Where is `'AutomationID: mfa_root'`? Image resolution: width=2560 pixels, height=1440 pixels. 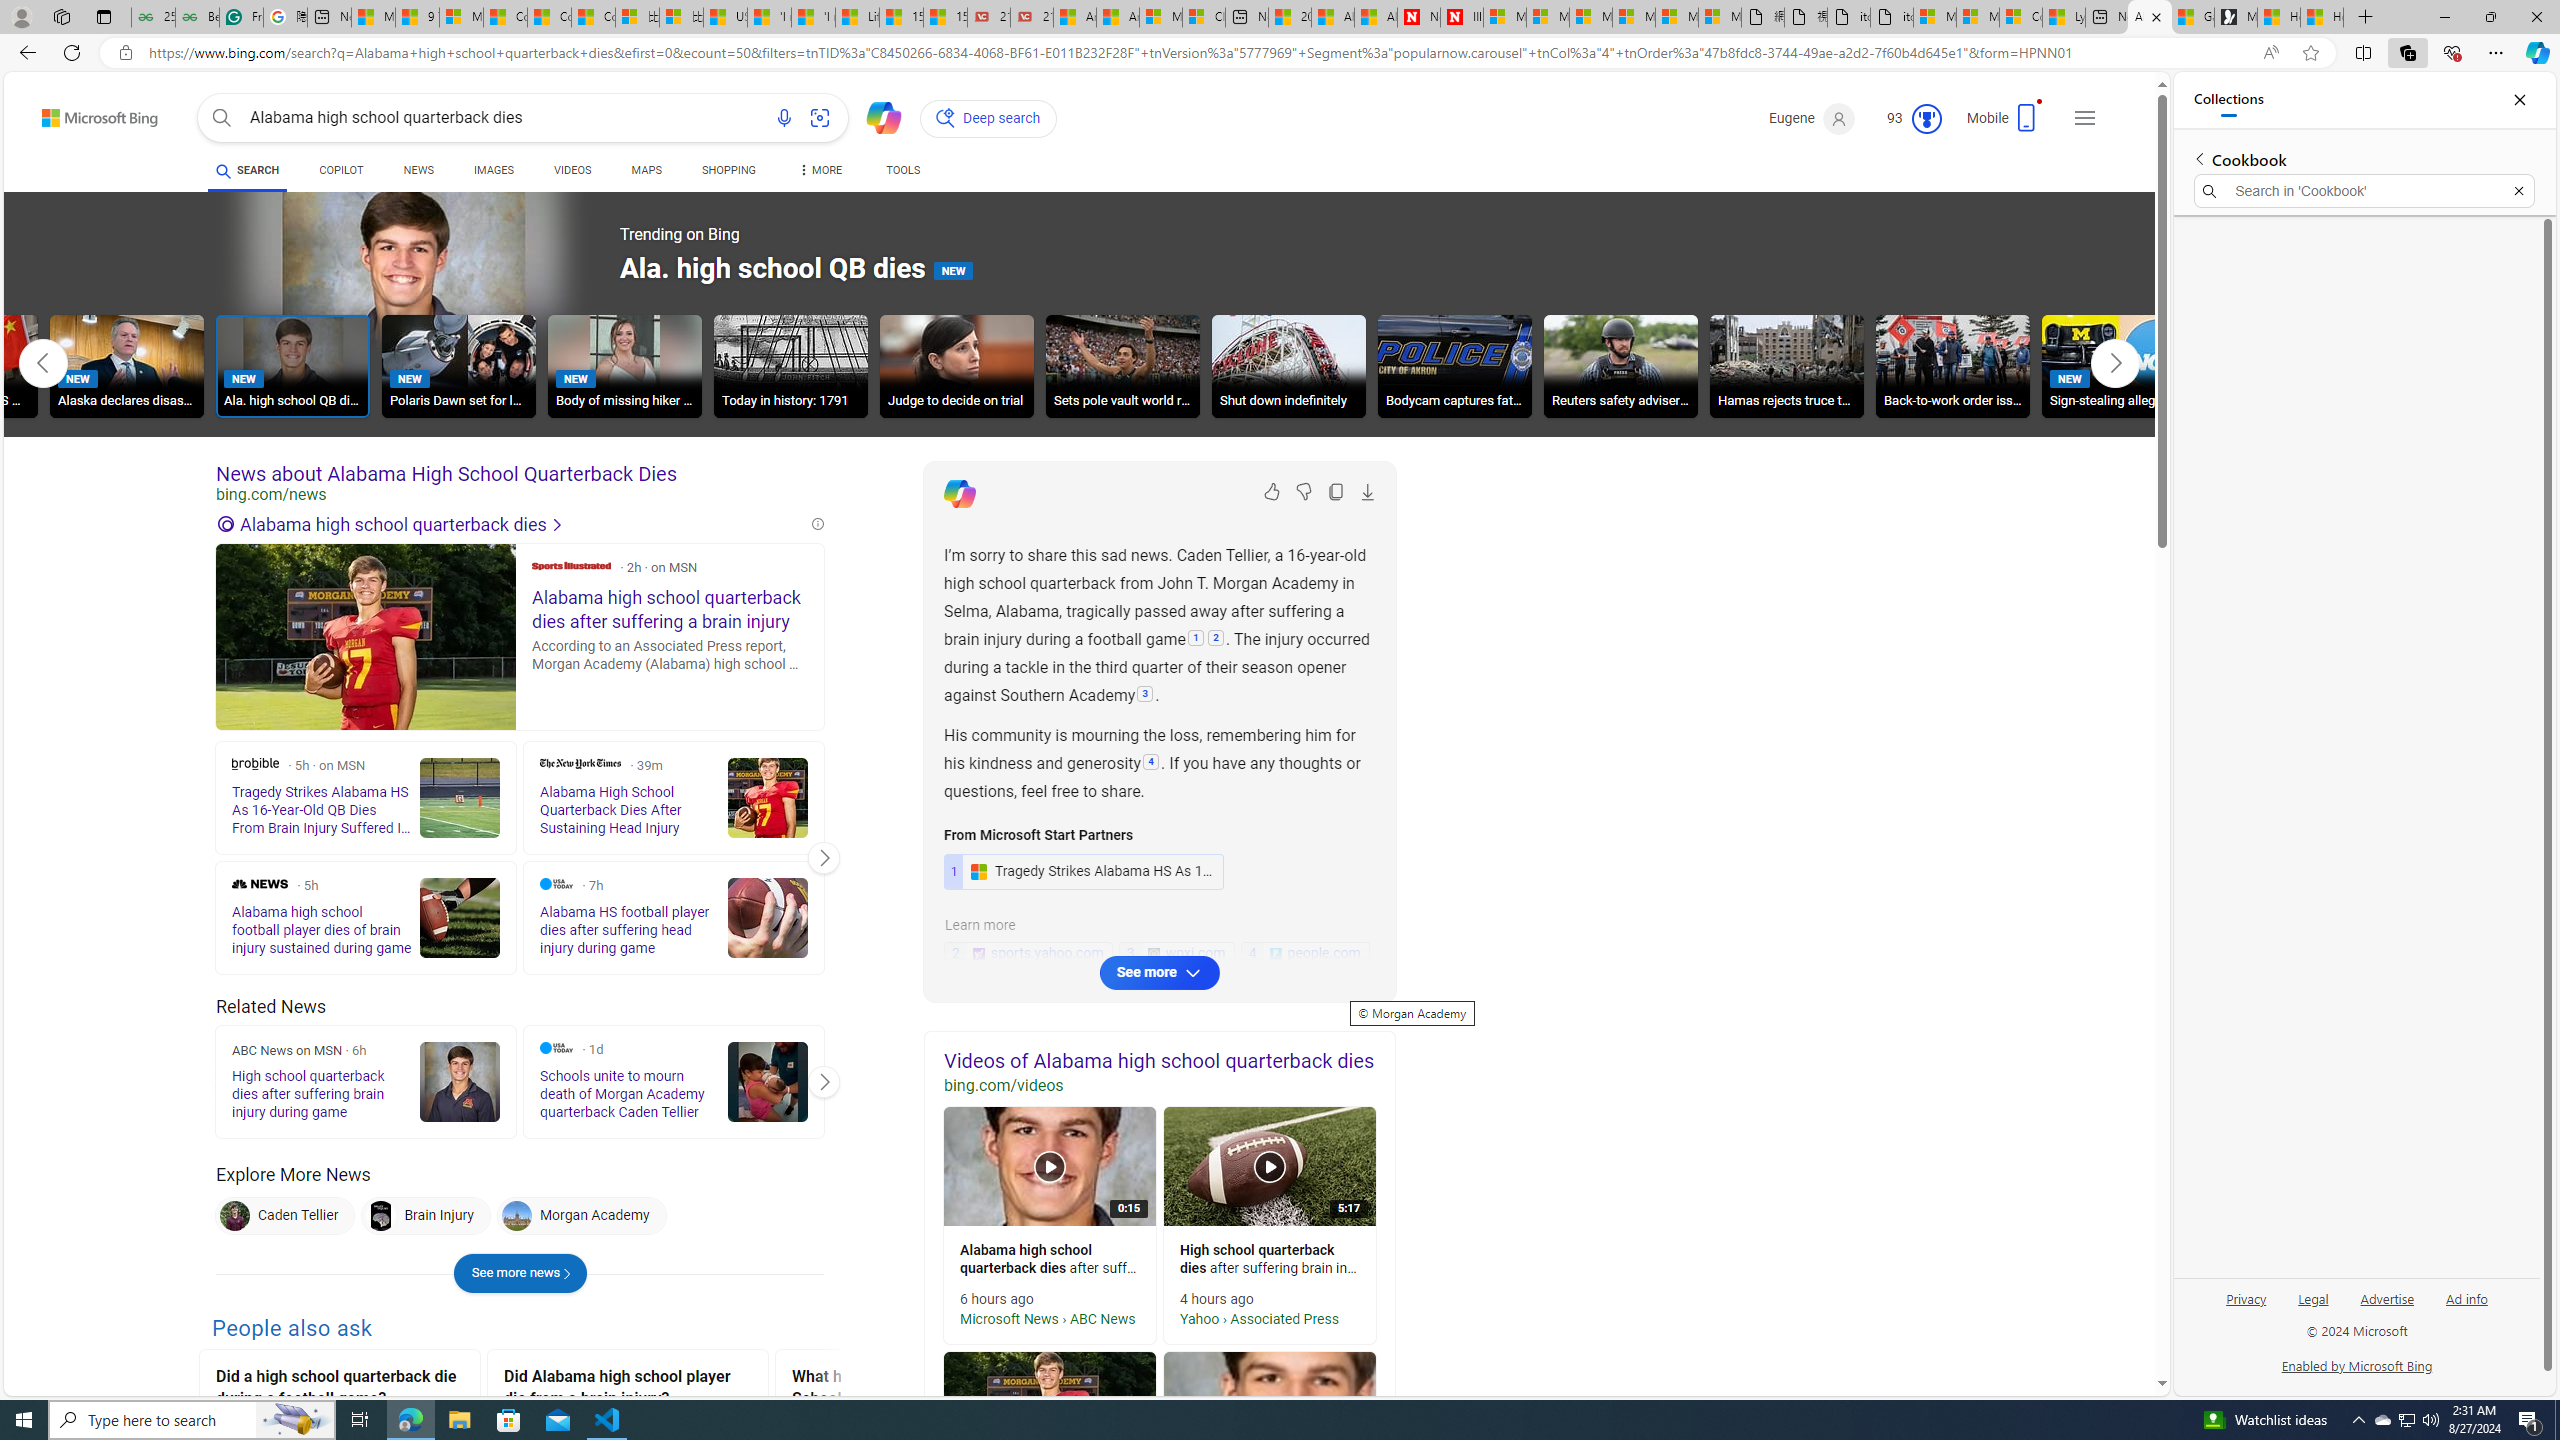
'AutomationID: mfa_root' is located at coordinates (2087, 1324).